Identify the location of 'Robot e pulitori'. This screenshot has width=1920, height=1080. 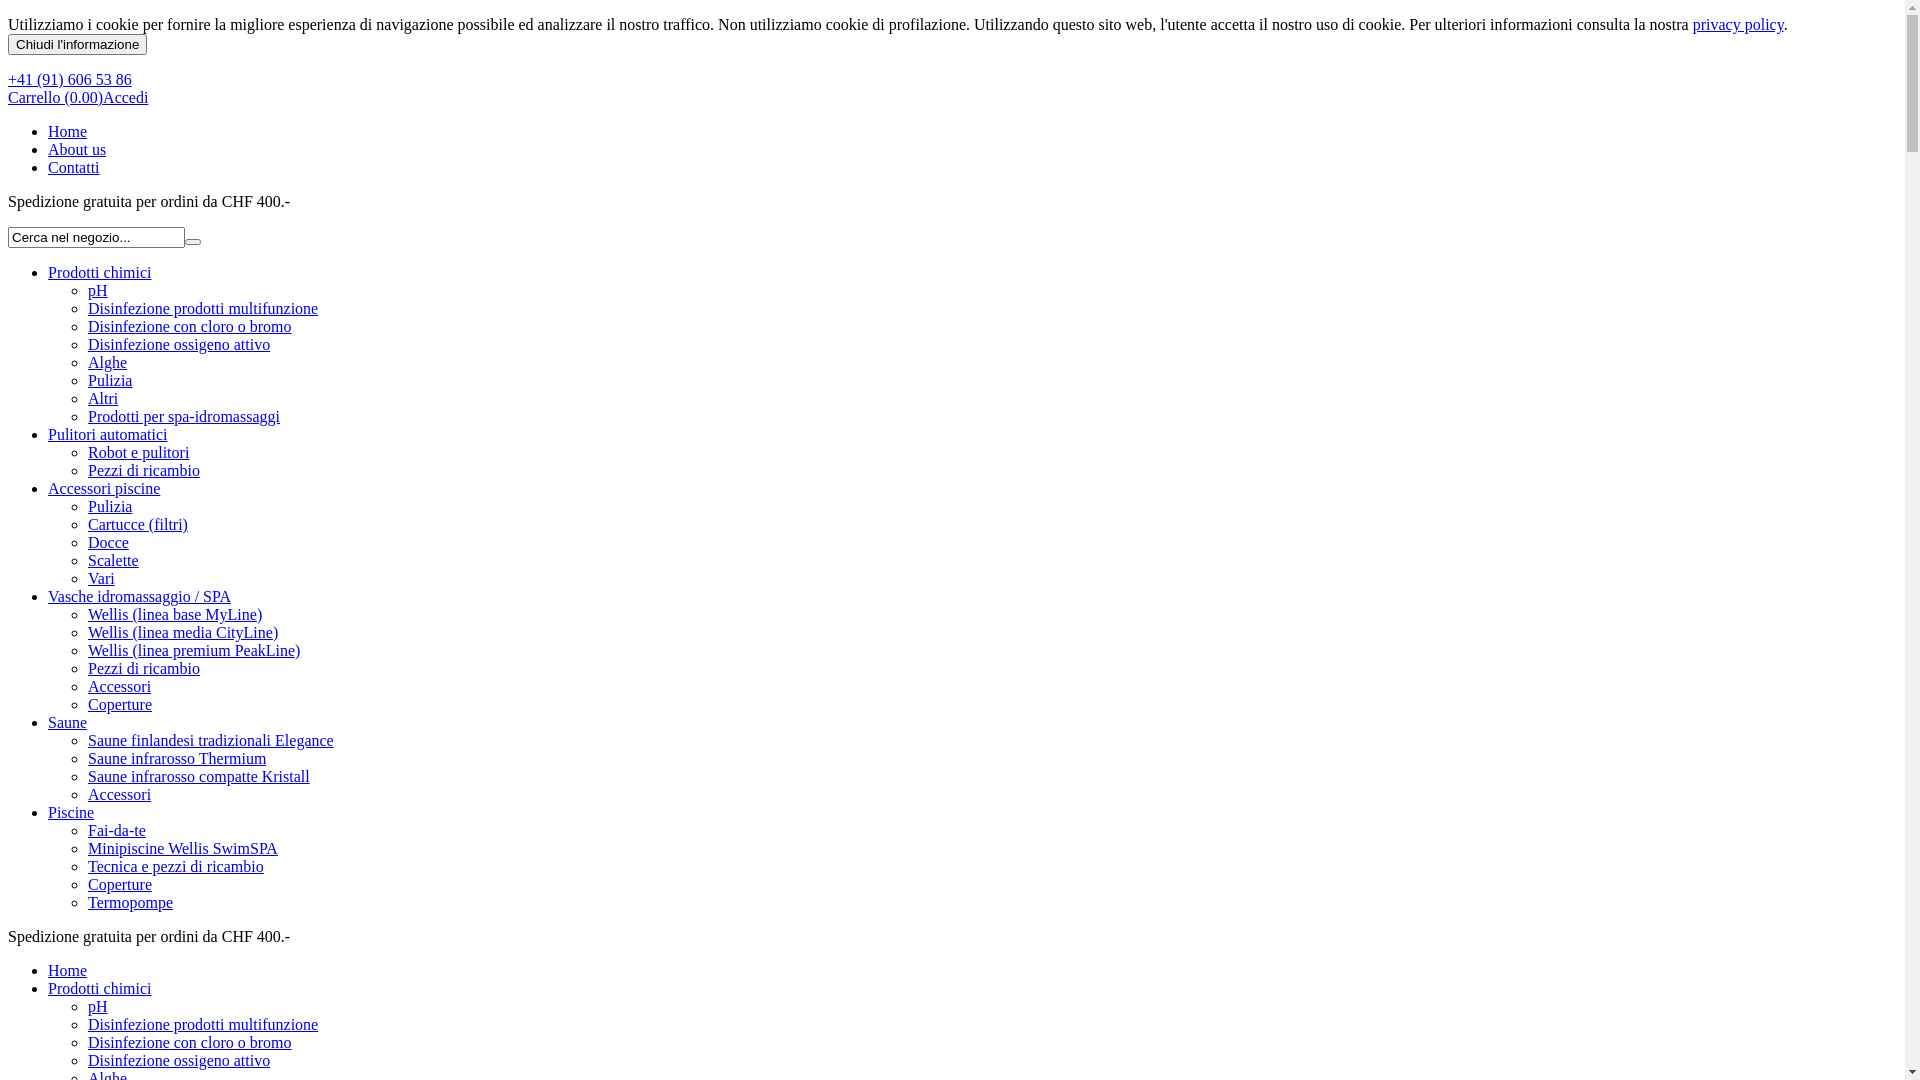
(137, 452).